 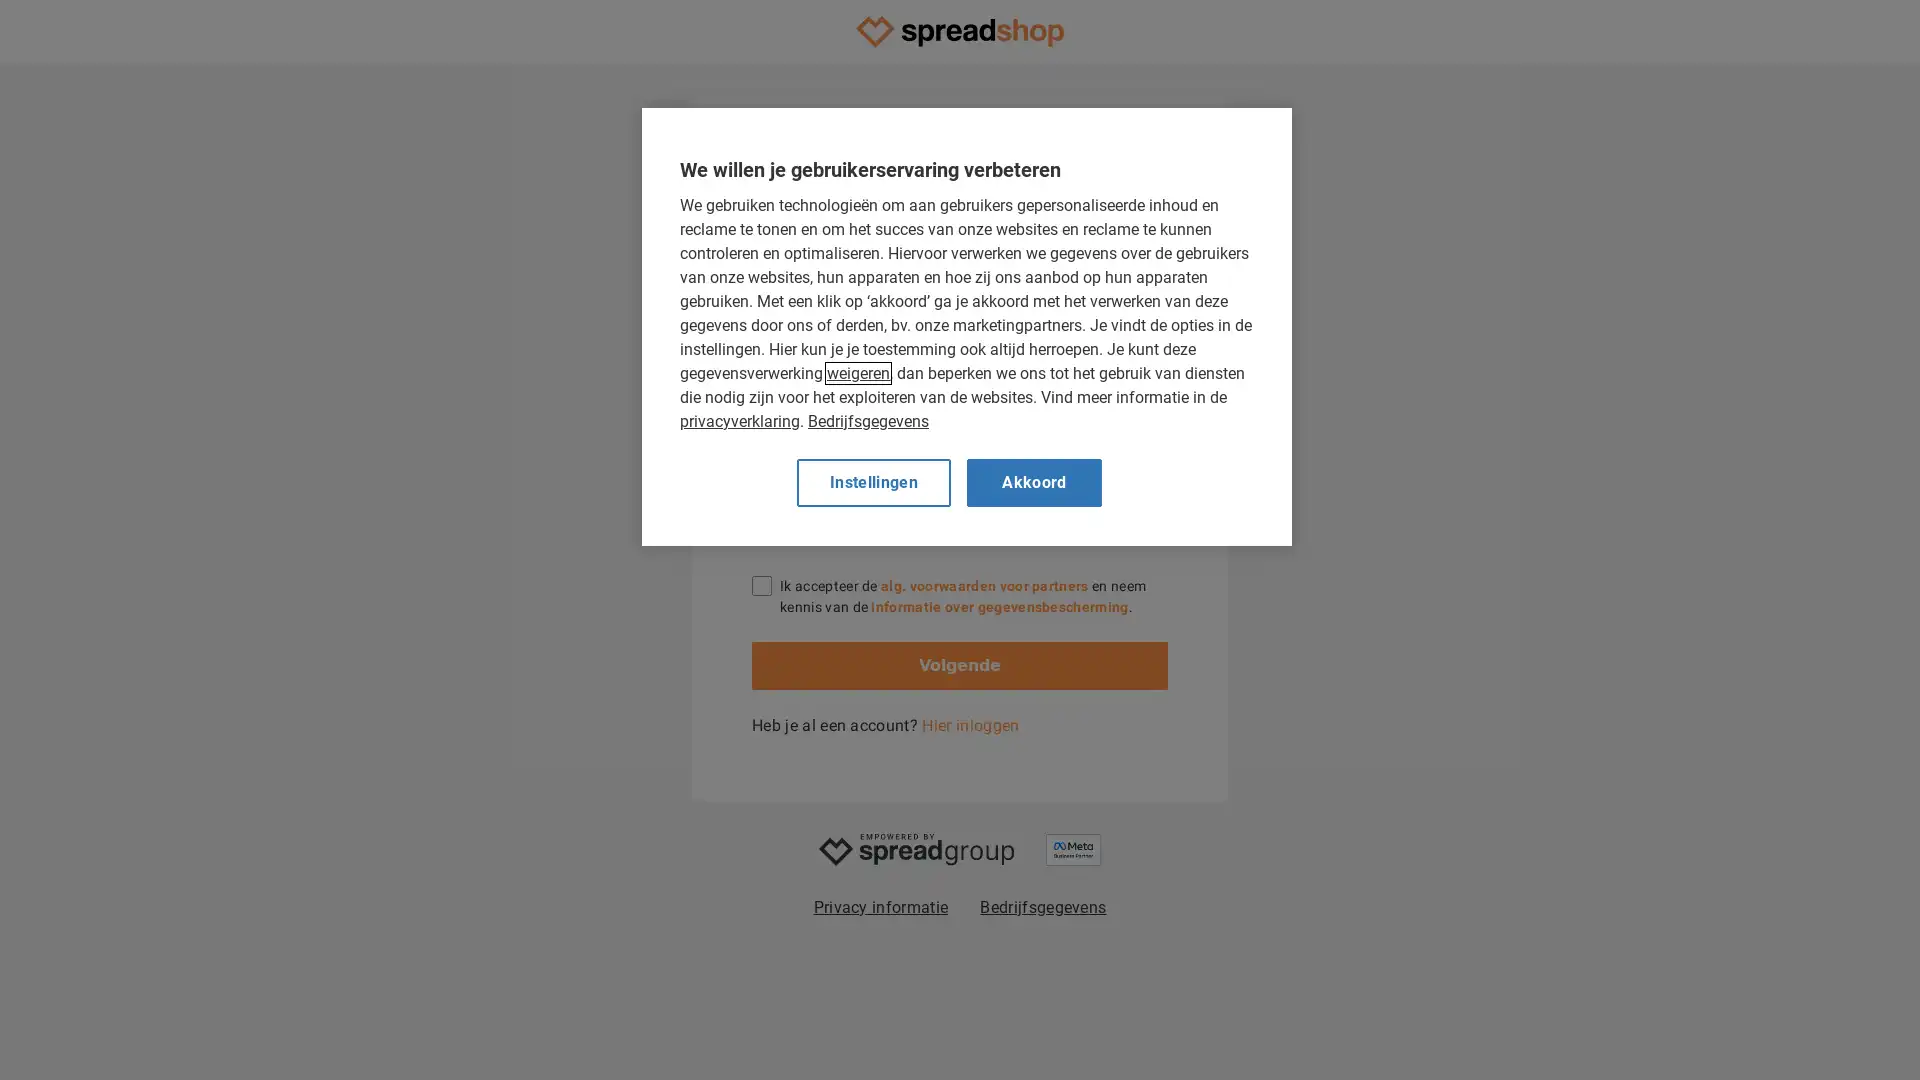 What do you see at coordinates (873, 482) in the screenshot?
I see `Instellingen` at bounding box center [873, 482].